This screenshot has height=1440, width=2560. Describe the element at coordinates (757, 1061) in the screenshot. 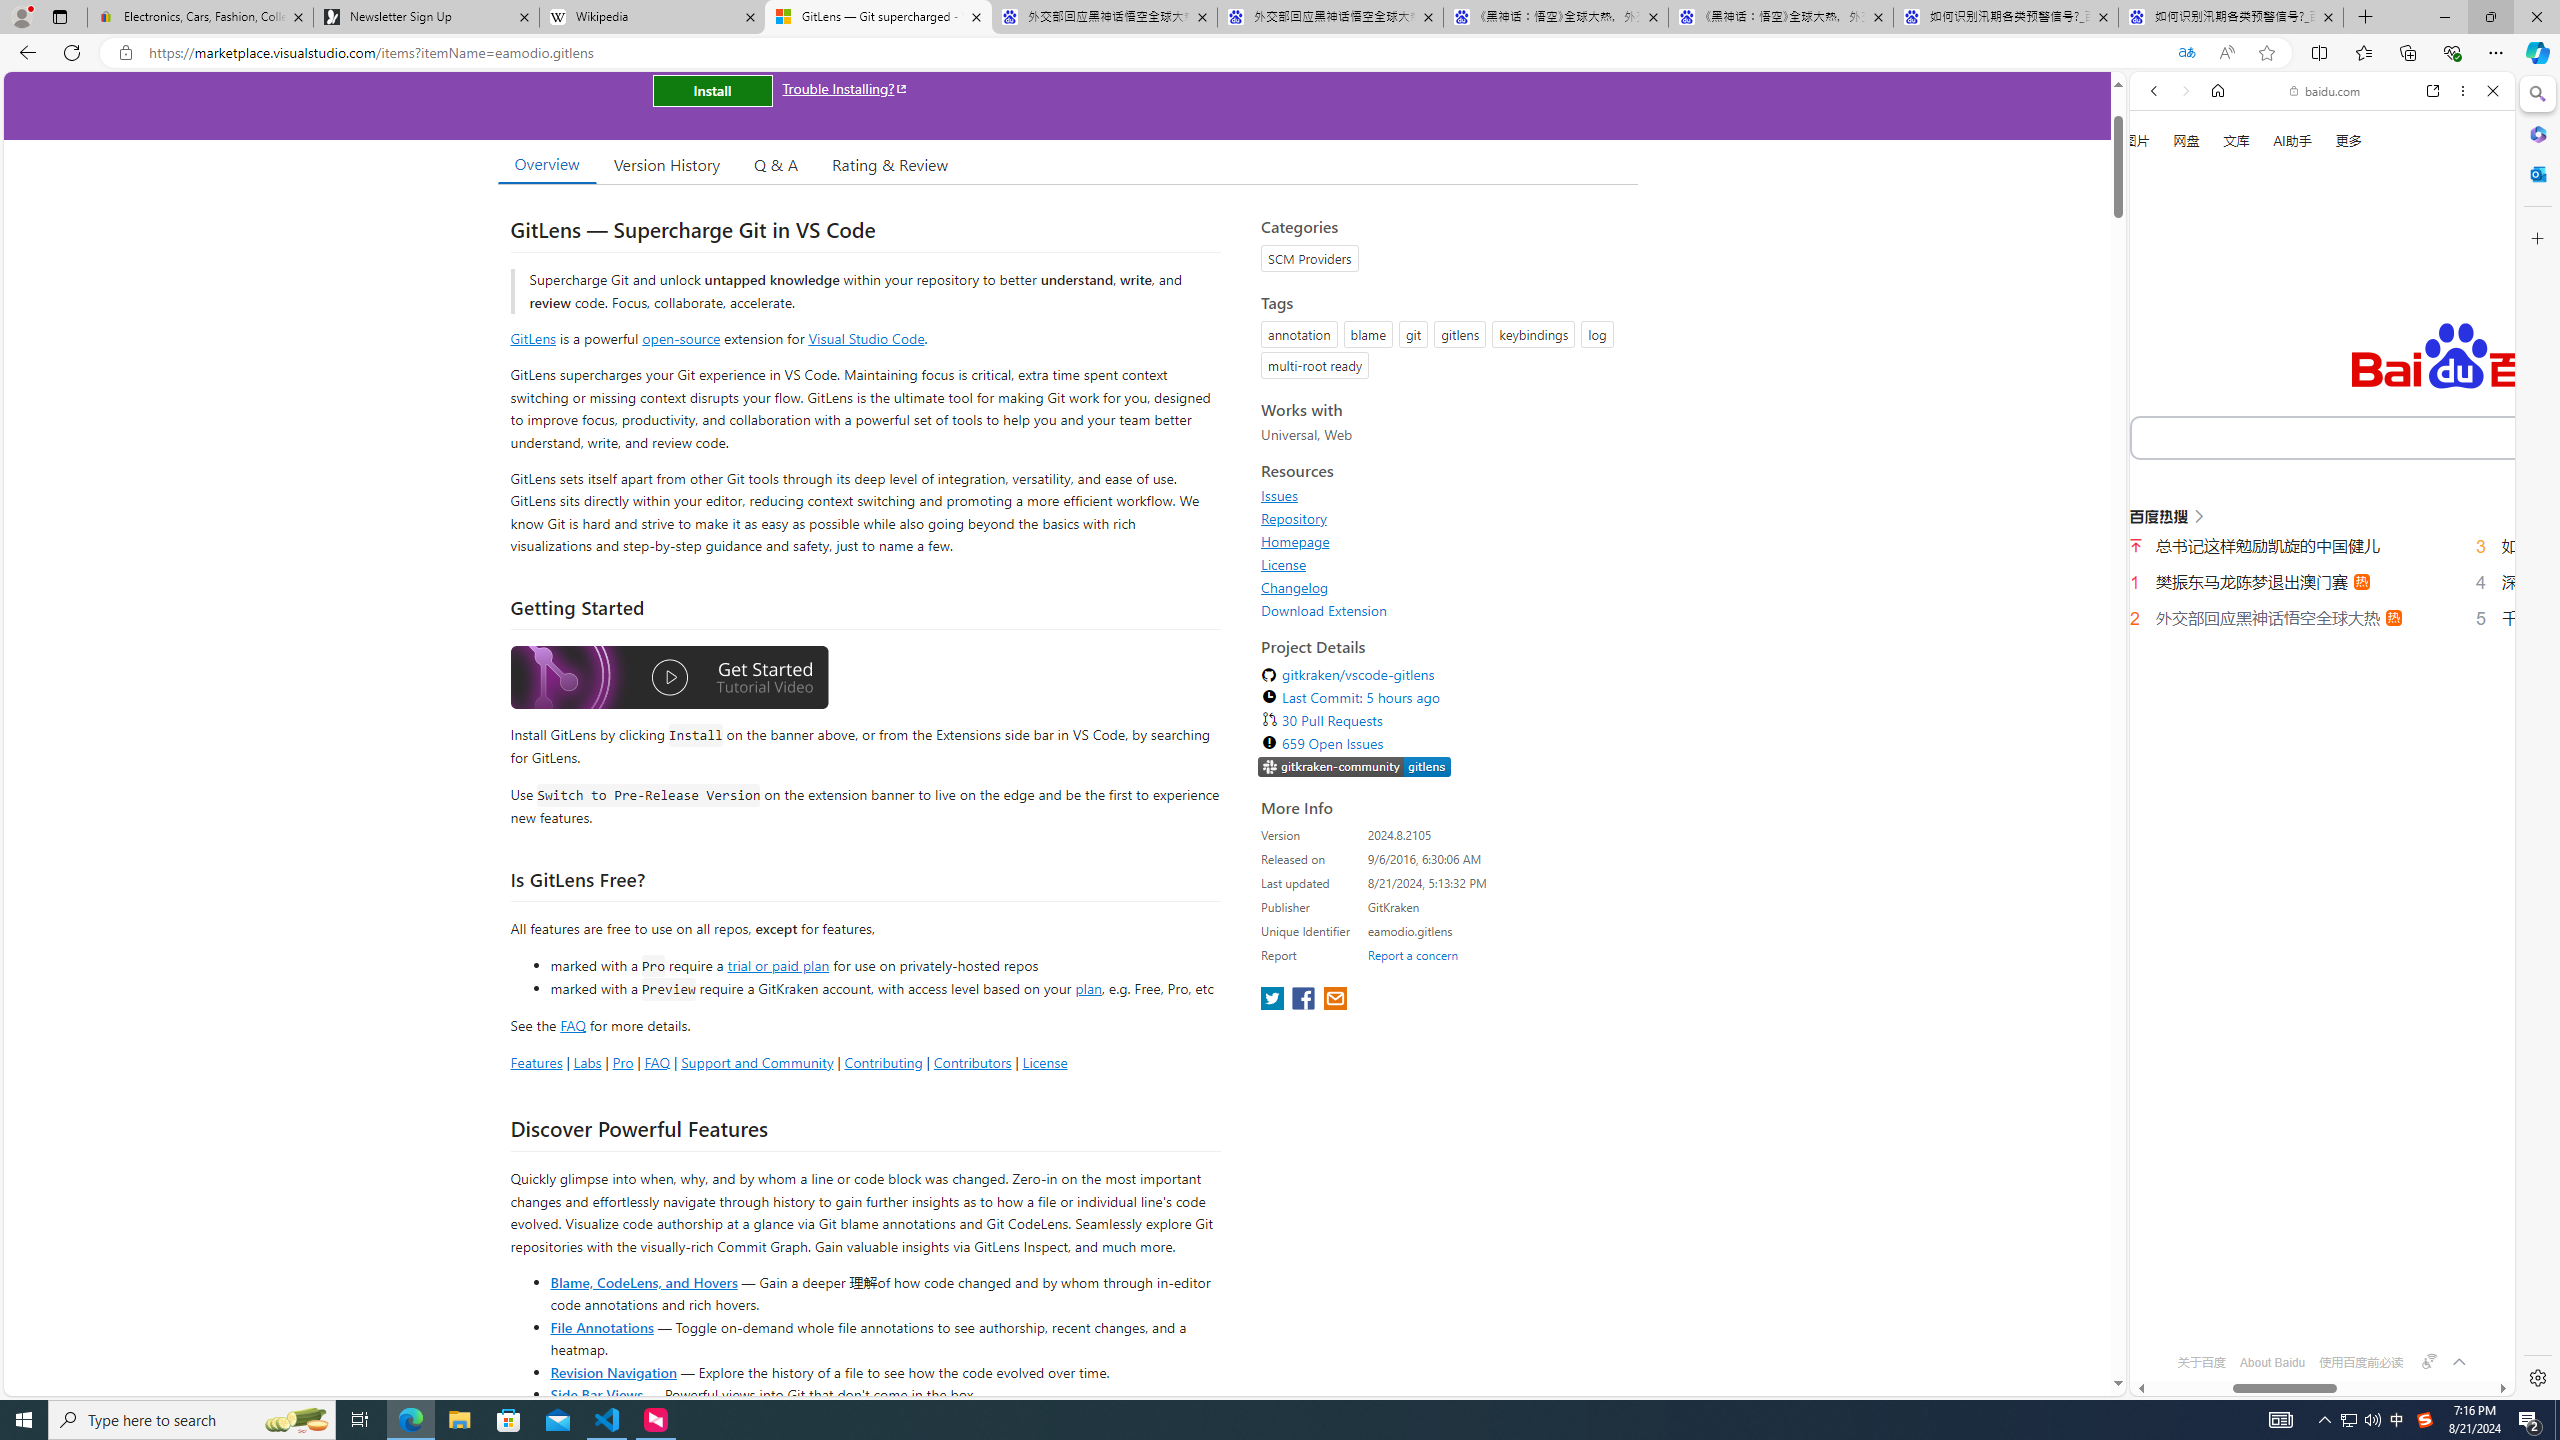

I see `'Support and Community'` at that location.